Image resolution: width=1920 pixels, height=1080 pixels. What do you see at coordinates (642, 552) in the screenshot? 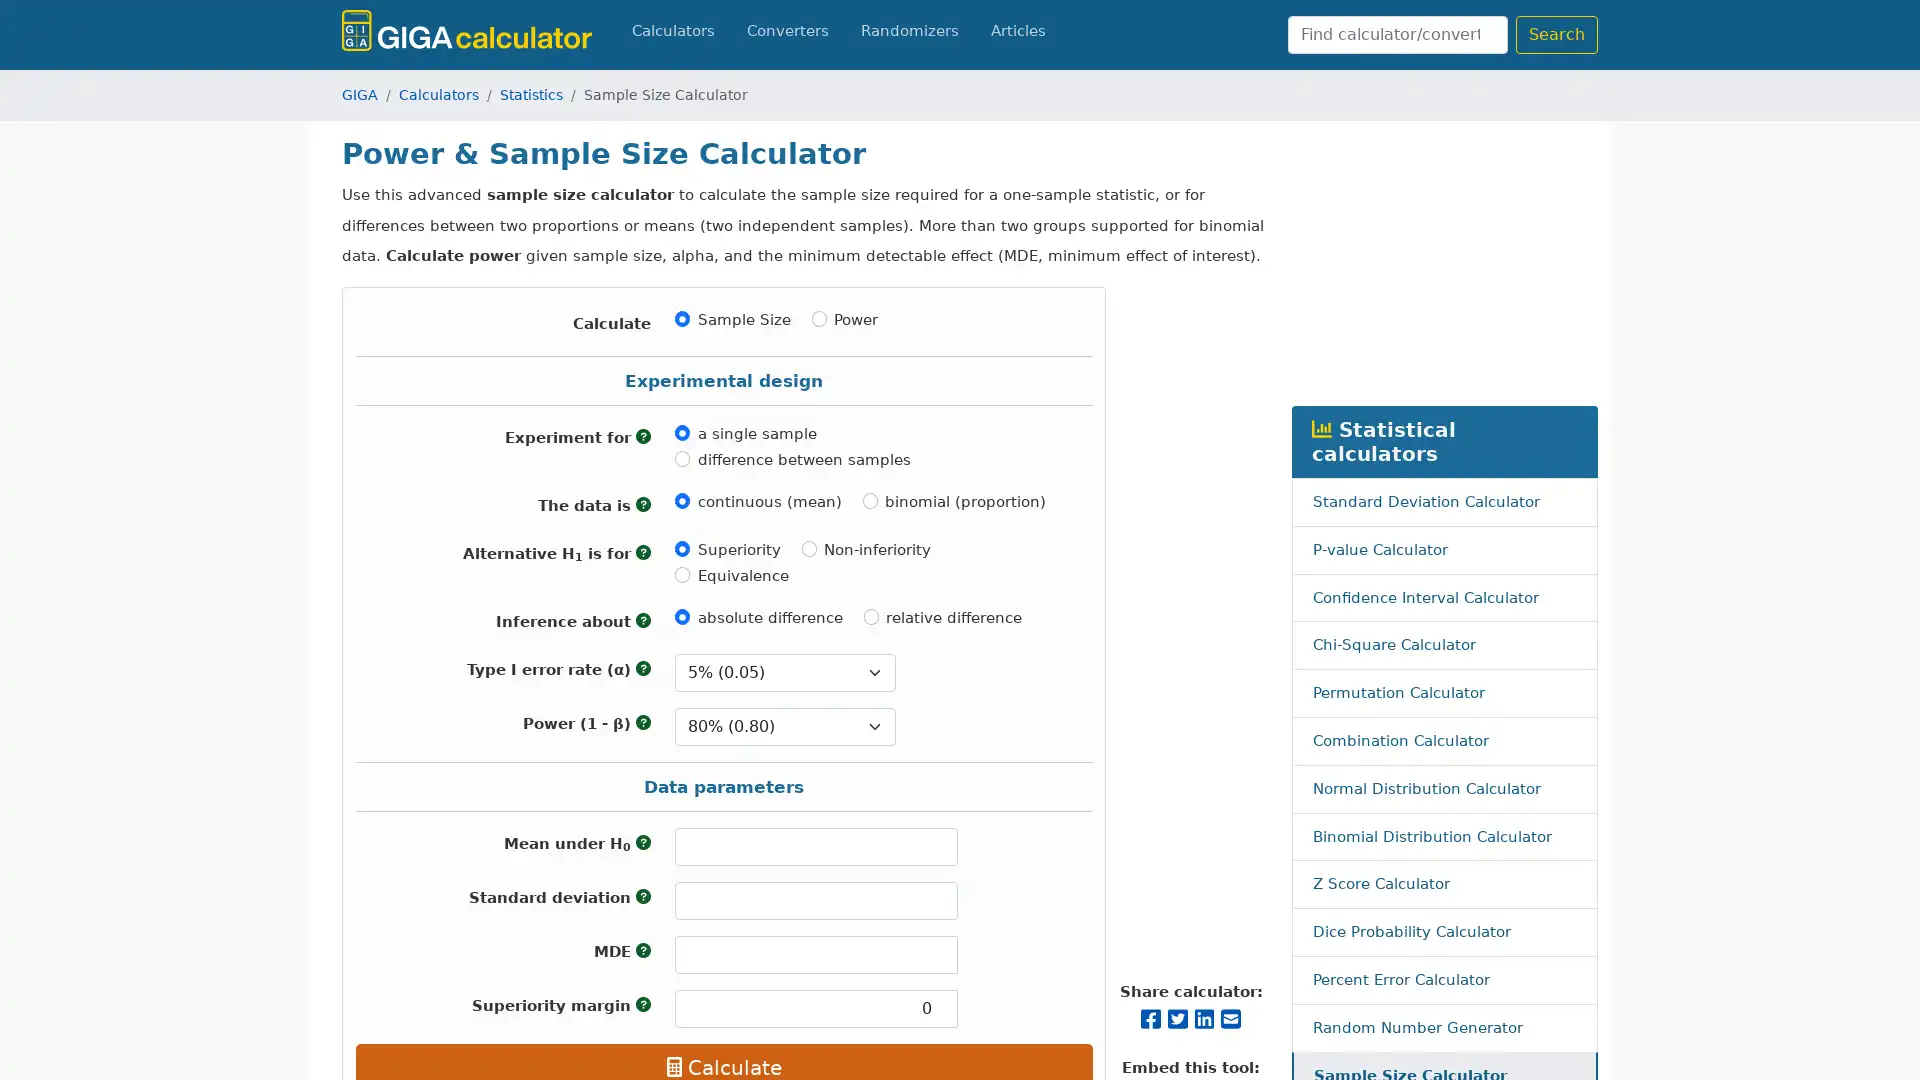
I see `Help: Alternative H1 is for` at bounding box center [642, 552].